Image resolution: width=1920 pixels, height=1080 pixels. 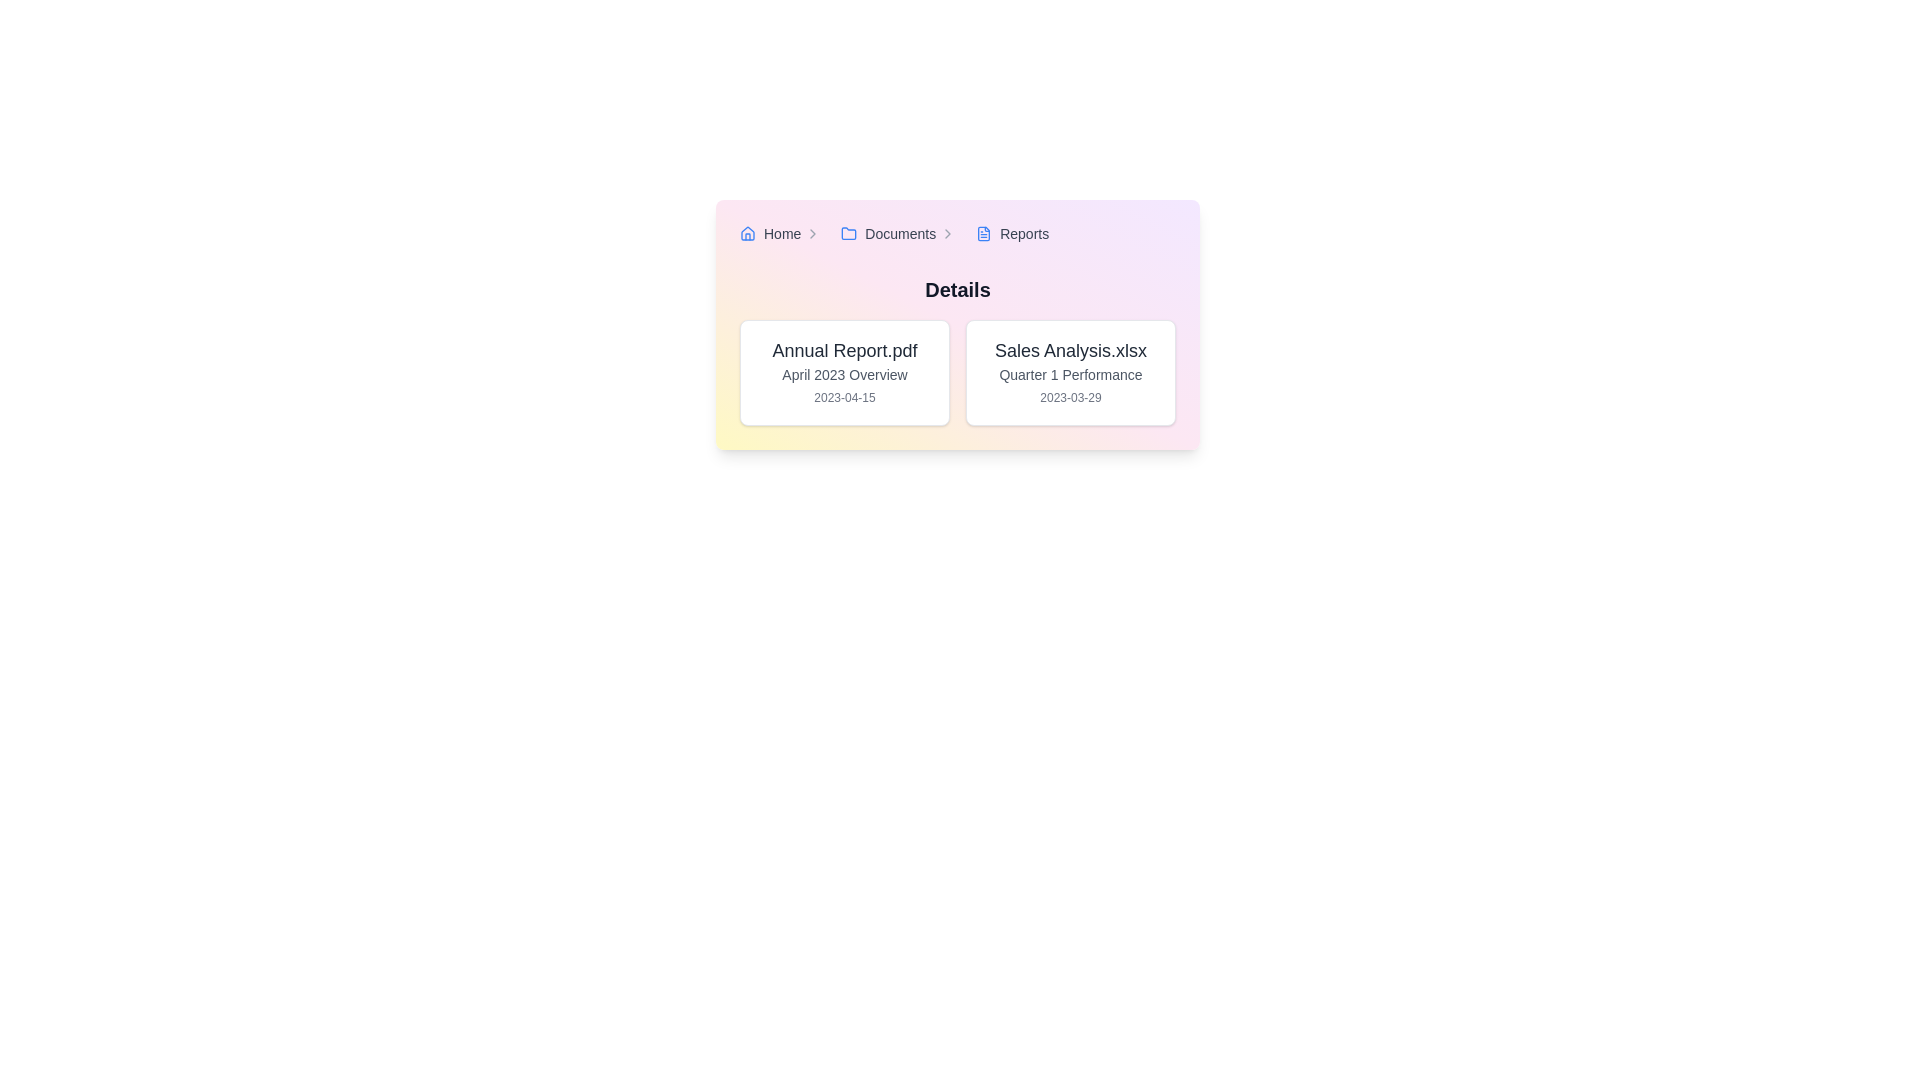 What do you see at coordinates (1024, 233) in the screenshot?
I see `the 'Reports' hyperlink element in the breadcrumb navigation` at bounding box center [1024, 233].